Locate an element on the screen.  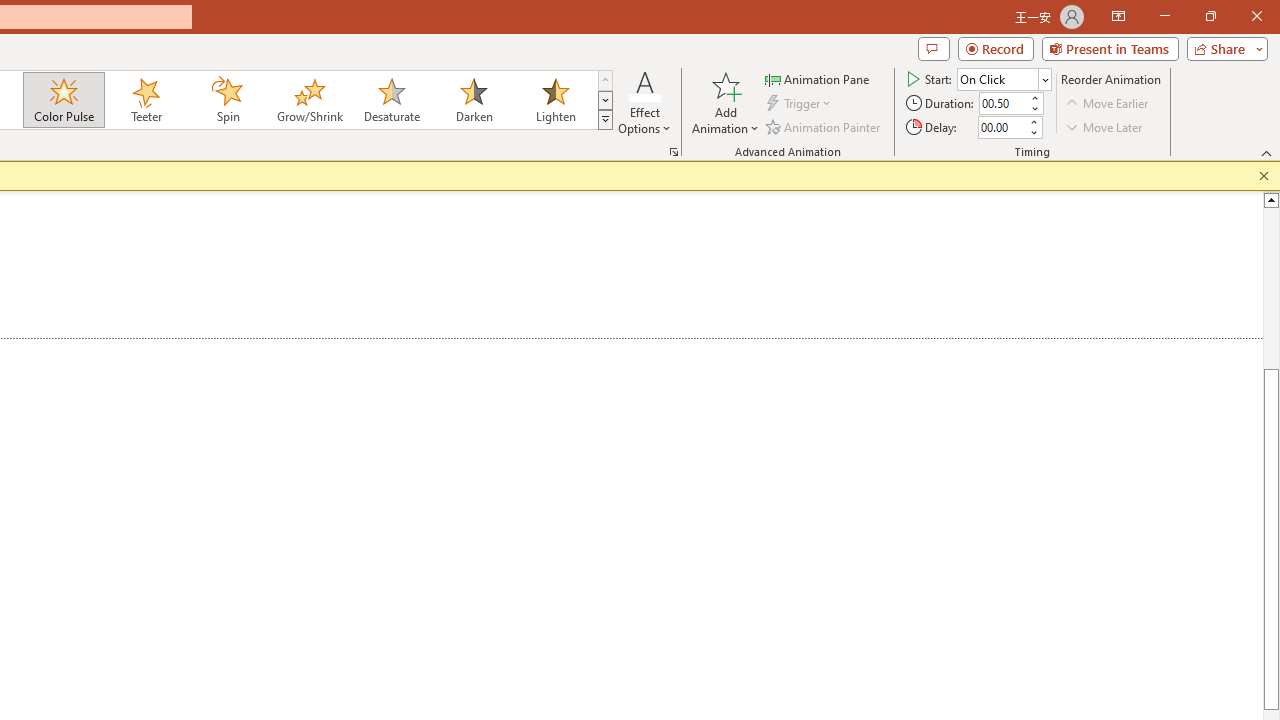
'Darken' is located at coordinates (472, 100).